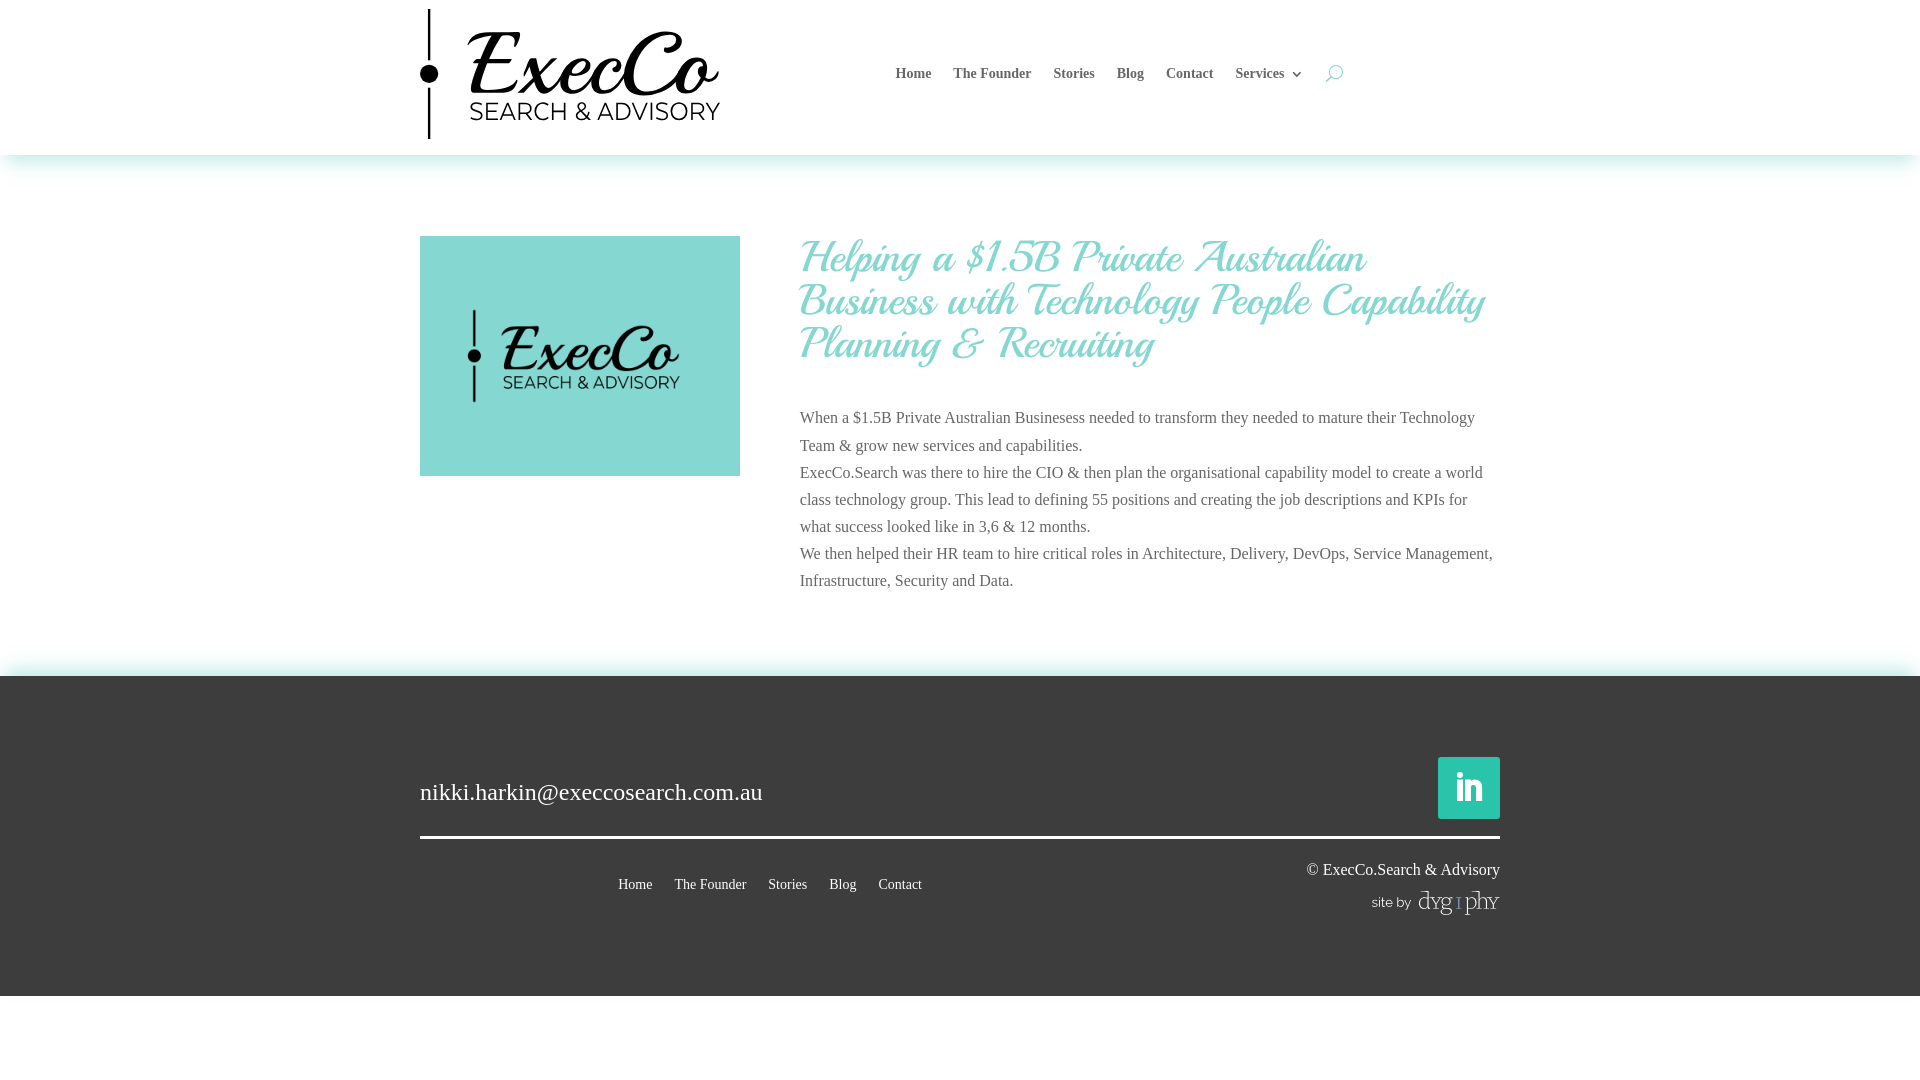 The height and width of the screenshot is (1080, 1920). What do you see at coordinates (1268, 72) in the screenshot?
I see `'Services'` at bounding box center [1268, 72].